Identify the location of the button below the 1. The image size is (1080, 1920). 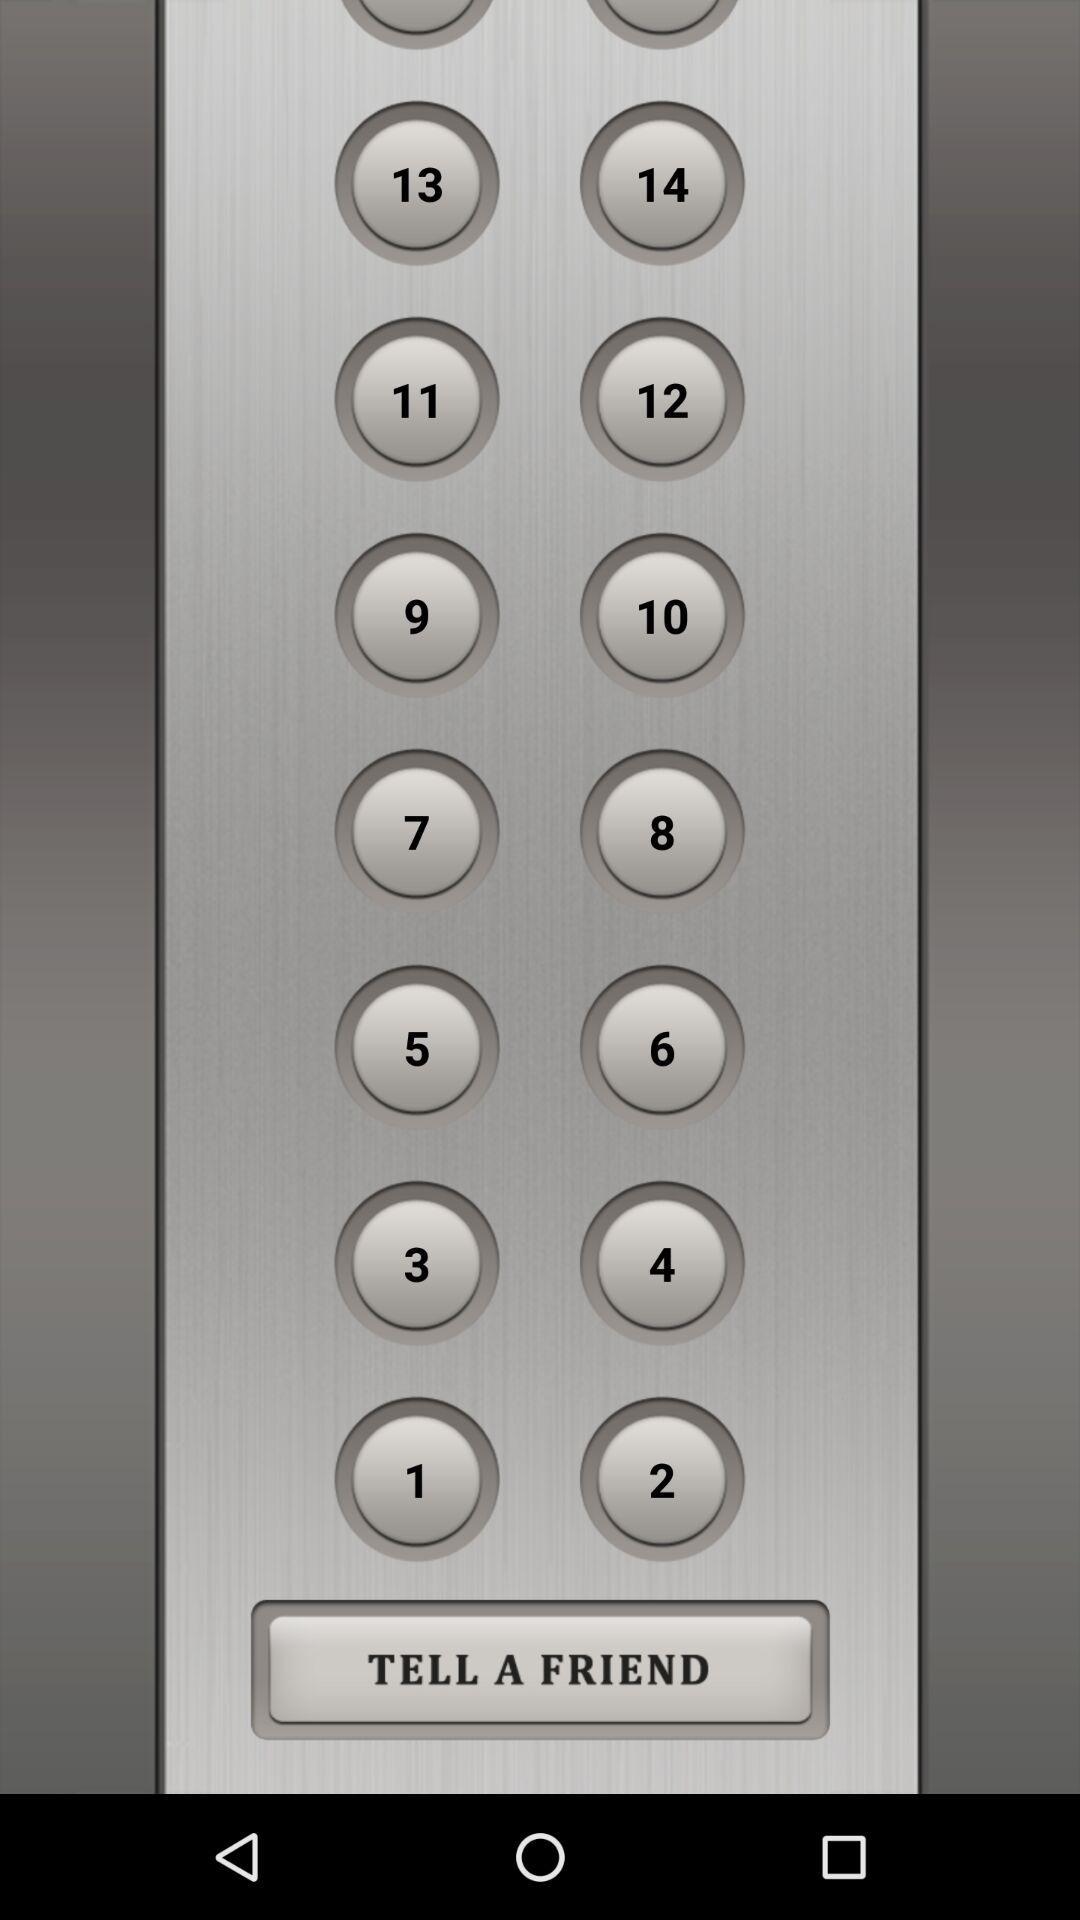
(540, 1670).